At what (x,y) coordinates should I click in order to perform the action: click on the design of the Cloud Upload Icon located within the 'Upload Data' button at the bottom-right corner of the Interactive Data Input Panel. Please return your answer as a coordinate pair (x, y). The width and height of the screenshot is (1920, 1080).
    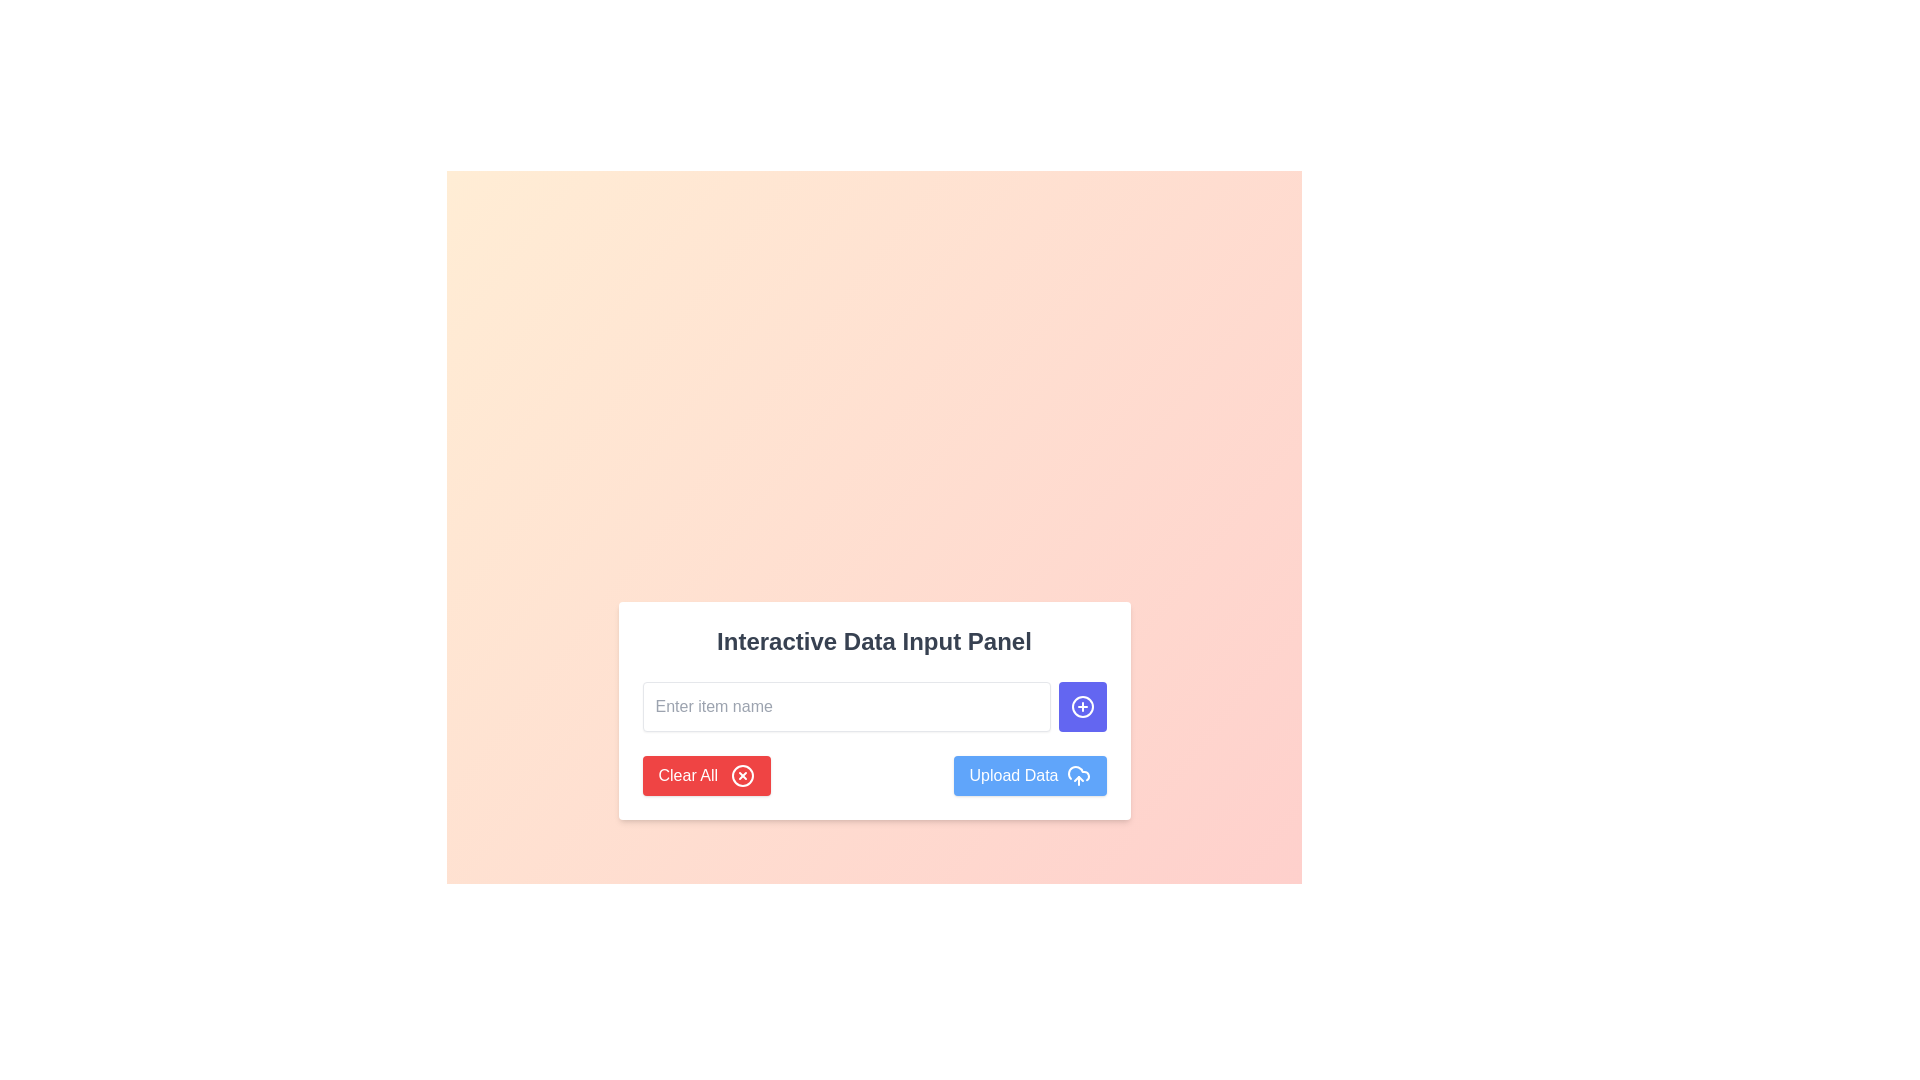
    Looking at the image, I should click on (1077, 774).